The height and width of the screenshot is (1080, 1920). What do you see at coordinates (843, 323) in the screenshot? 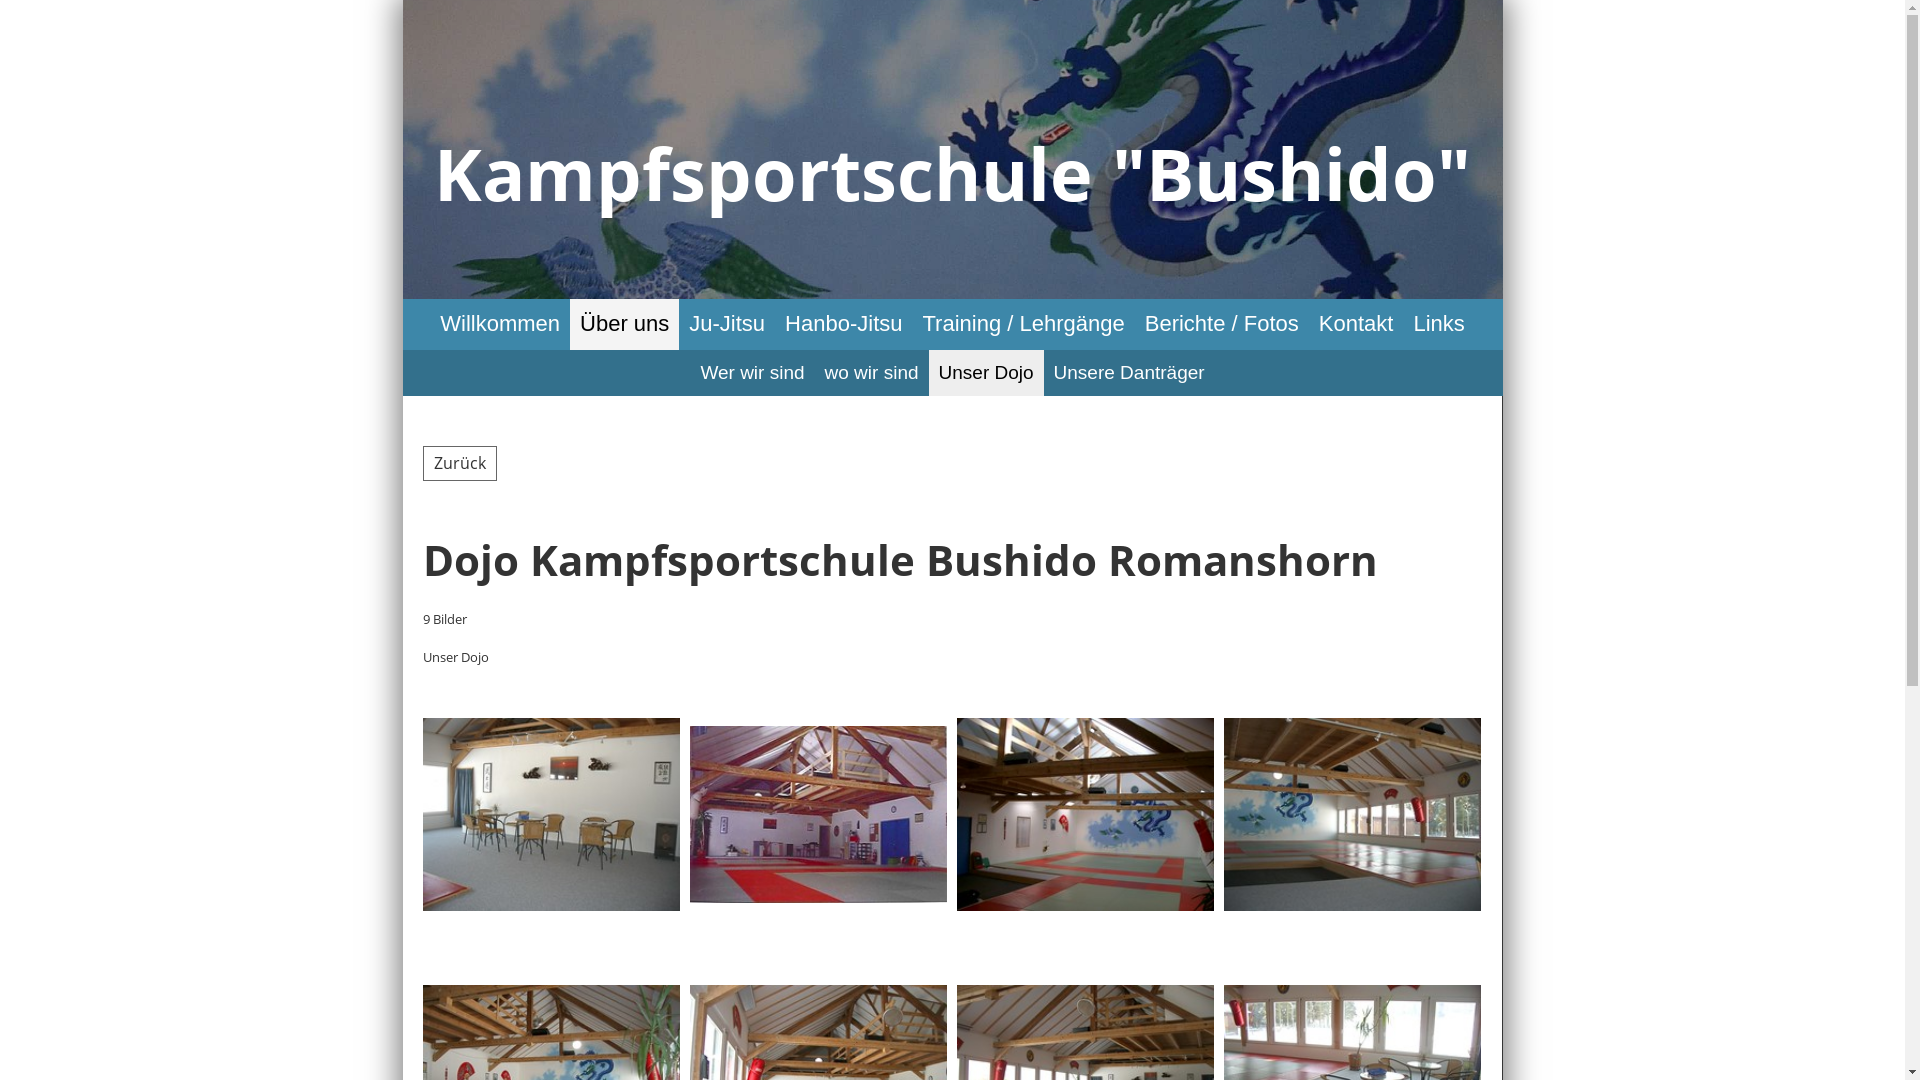
I see `'Hanbo-Jitsu'` at bounding box center [843, 323].